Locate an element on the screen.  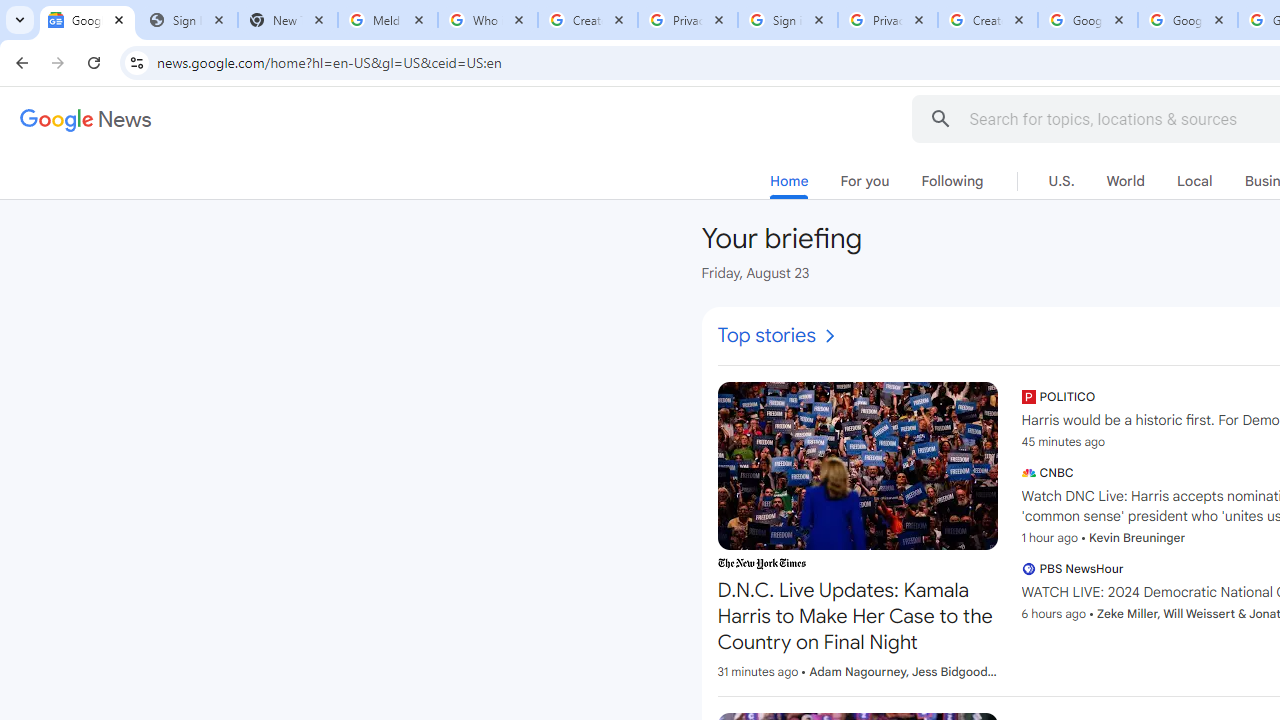
'U.S.' is located at coordinates (1060, 181).